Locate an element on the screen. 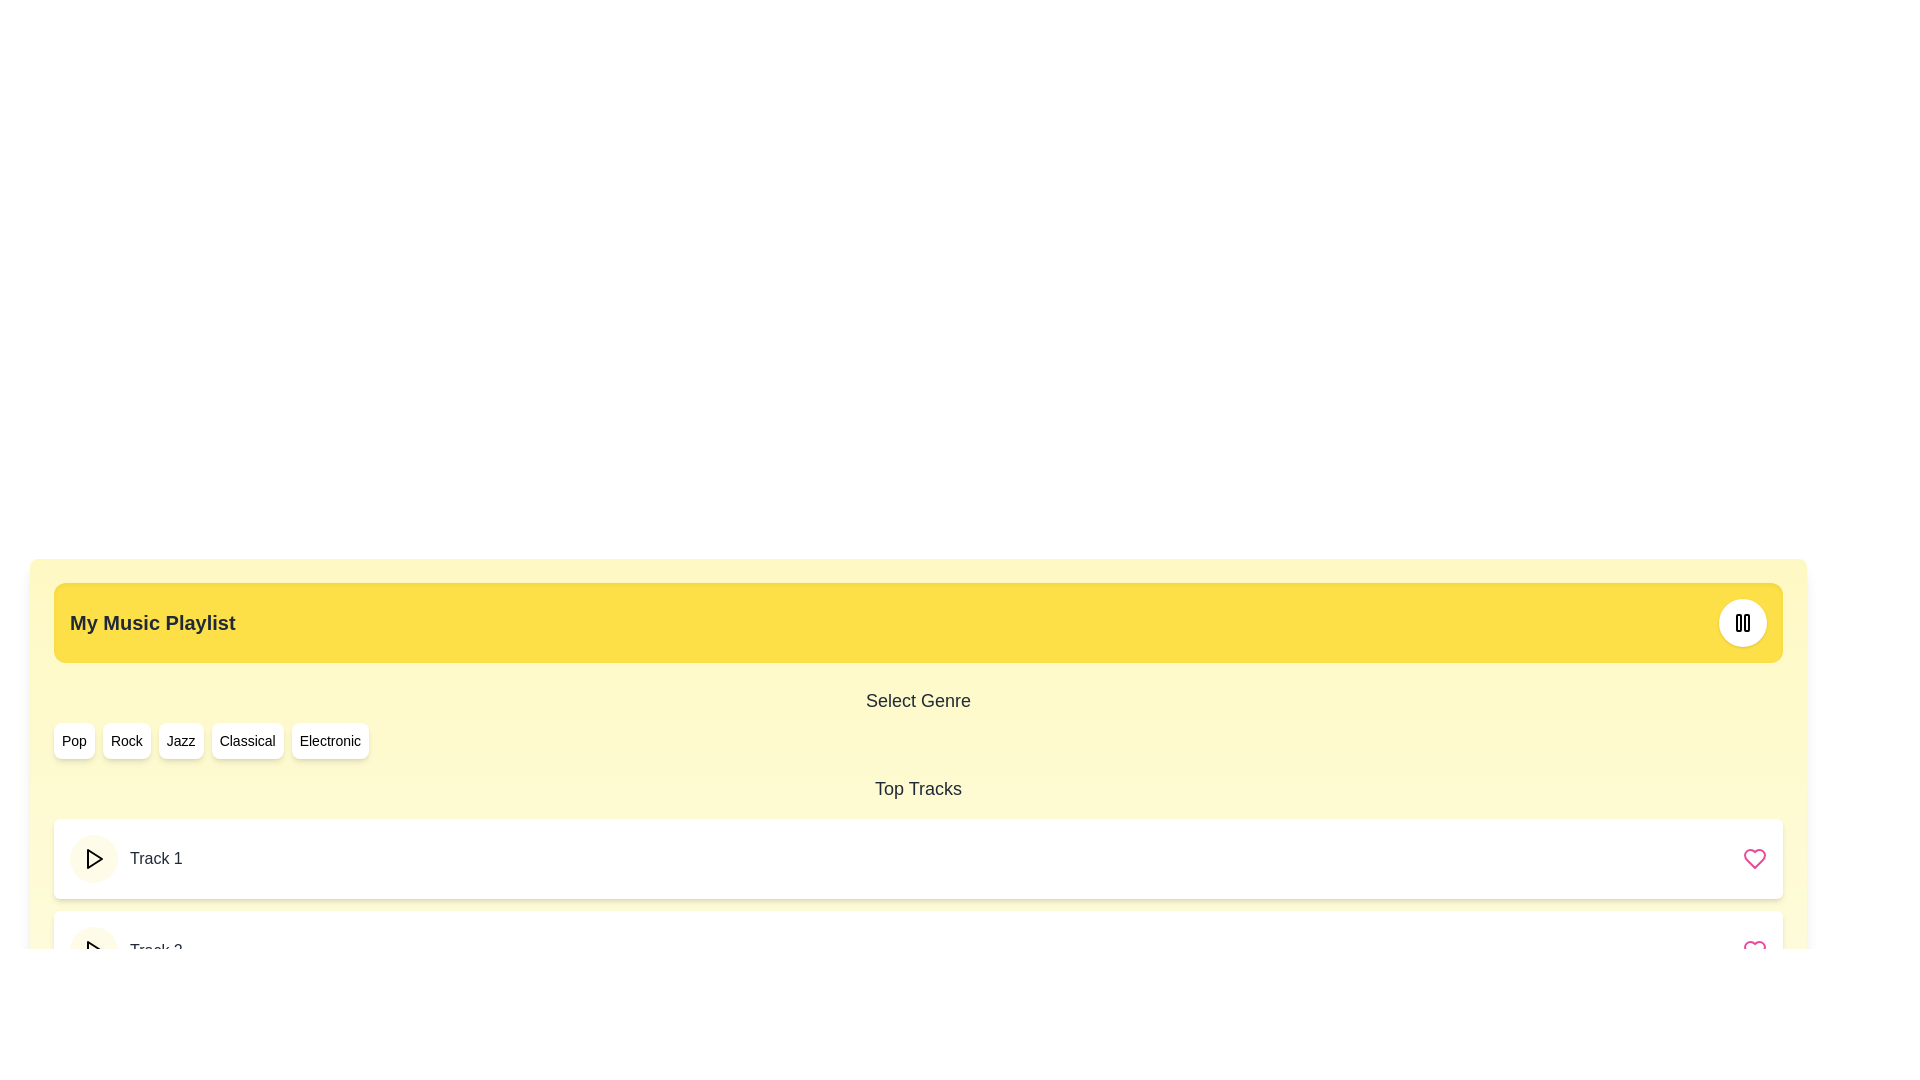 The image size is (1920, 1080). the textual label displaying 'Track 2' located in the lower section of the interface, below 'Track 1' is located at coordinates (125, 950).